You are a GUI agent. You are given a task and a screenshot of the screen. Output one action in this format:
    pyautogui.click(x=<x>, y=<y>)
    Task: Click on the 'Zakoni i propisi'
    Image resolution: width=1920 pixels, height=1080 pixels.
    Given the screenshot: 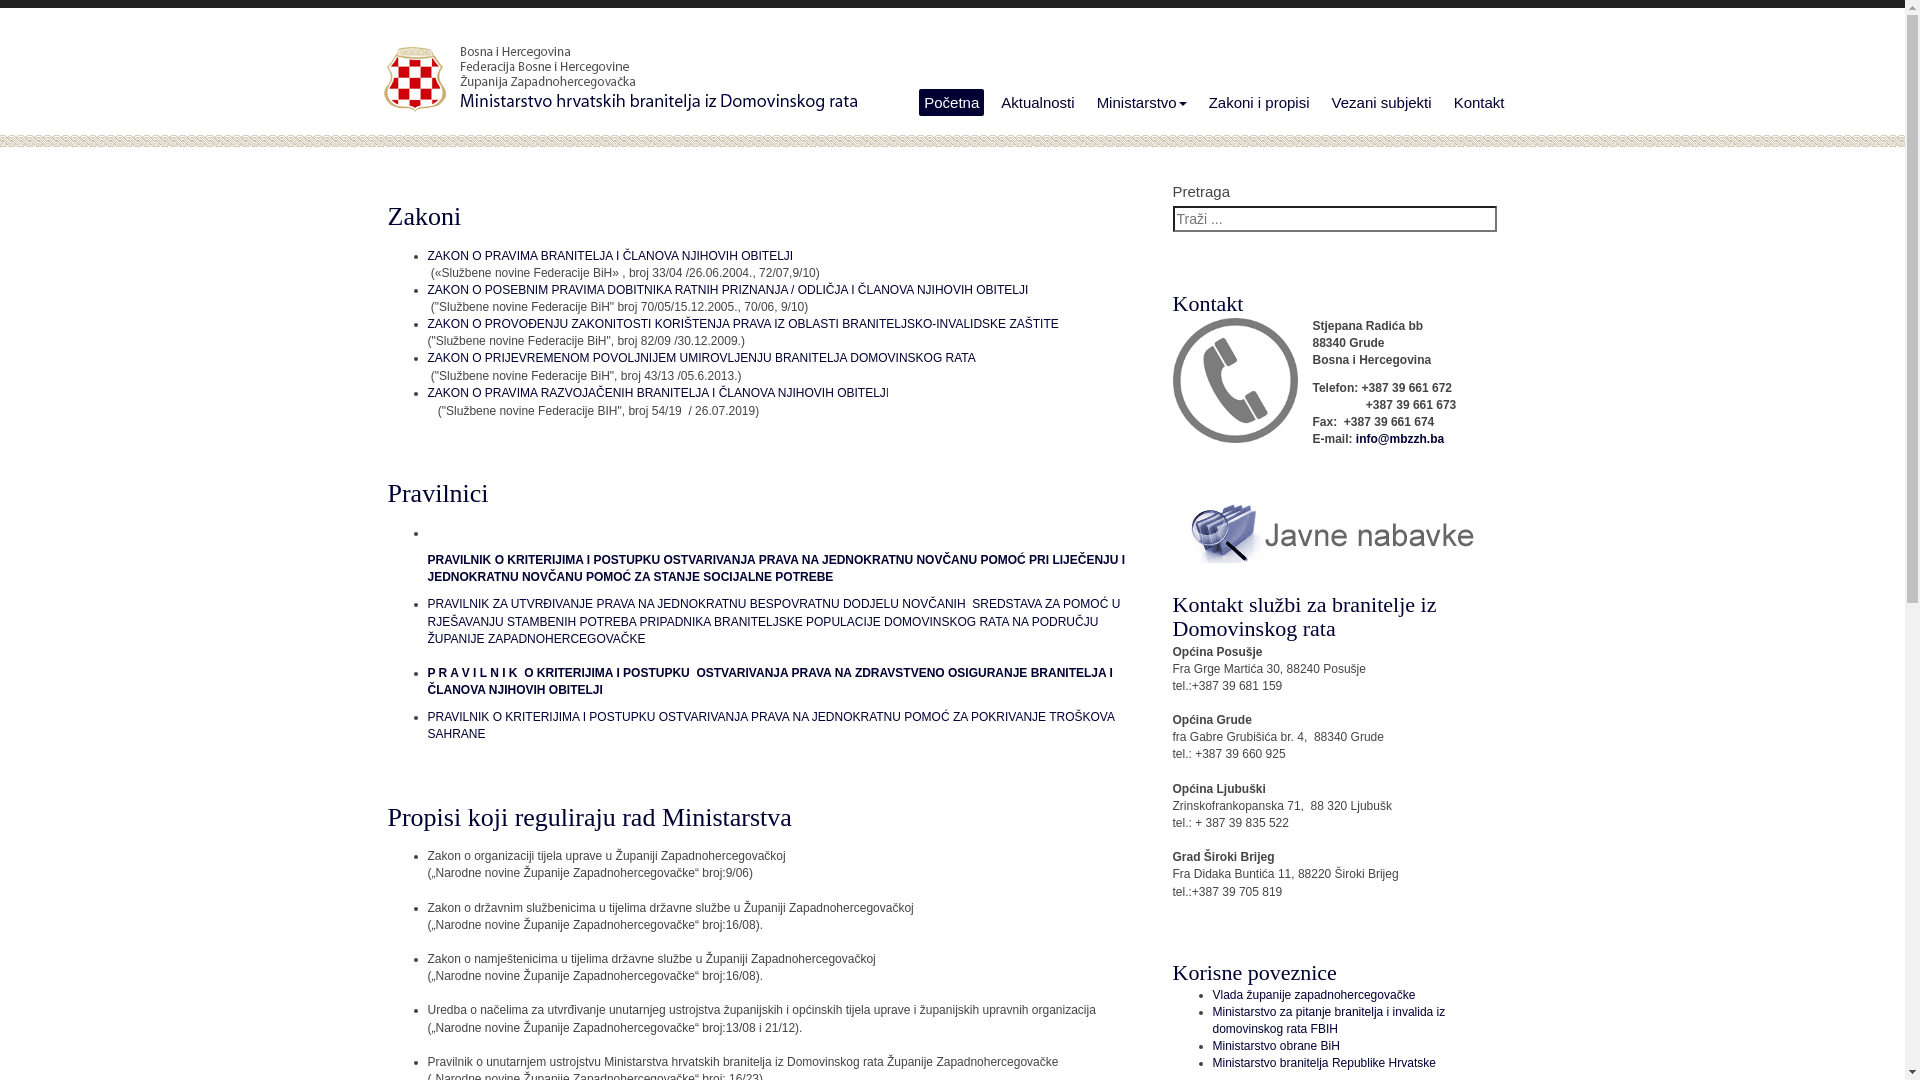 What is the action you would take?
    pyautogui.click(x=1203, y=102)
    